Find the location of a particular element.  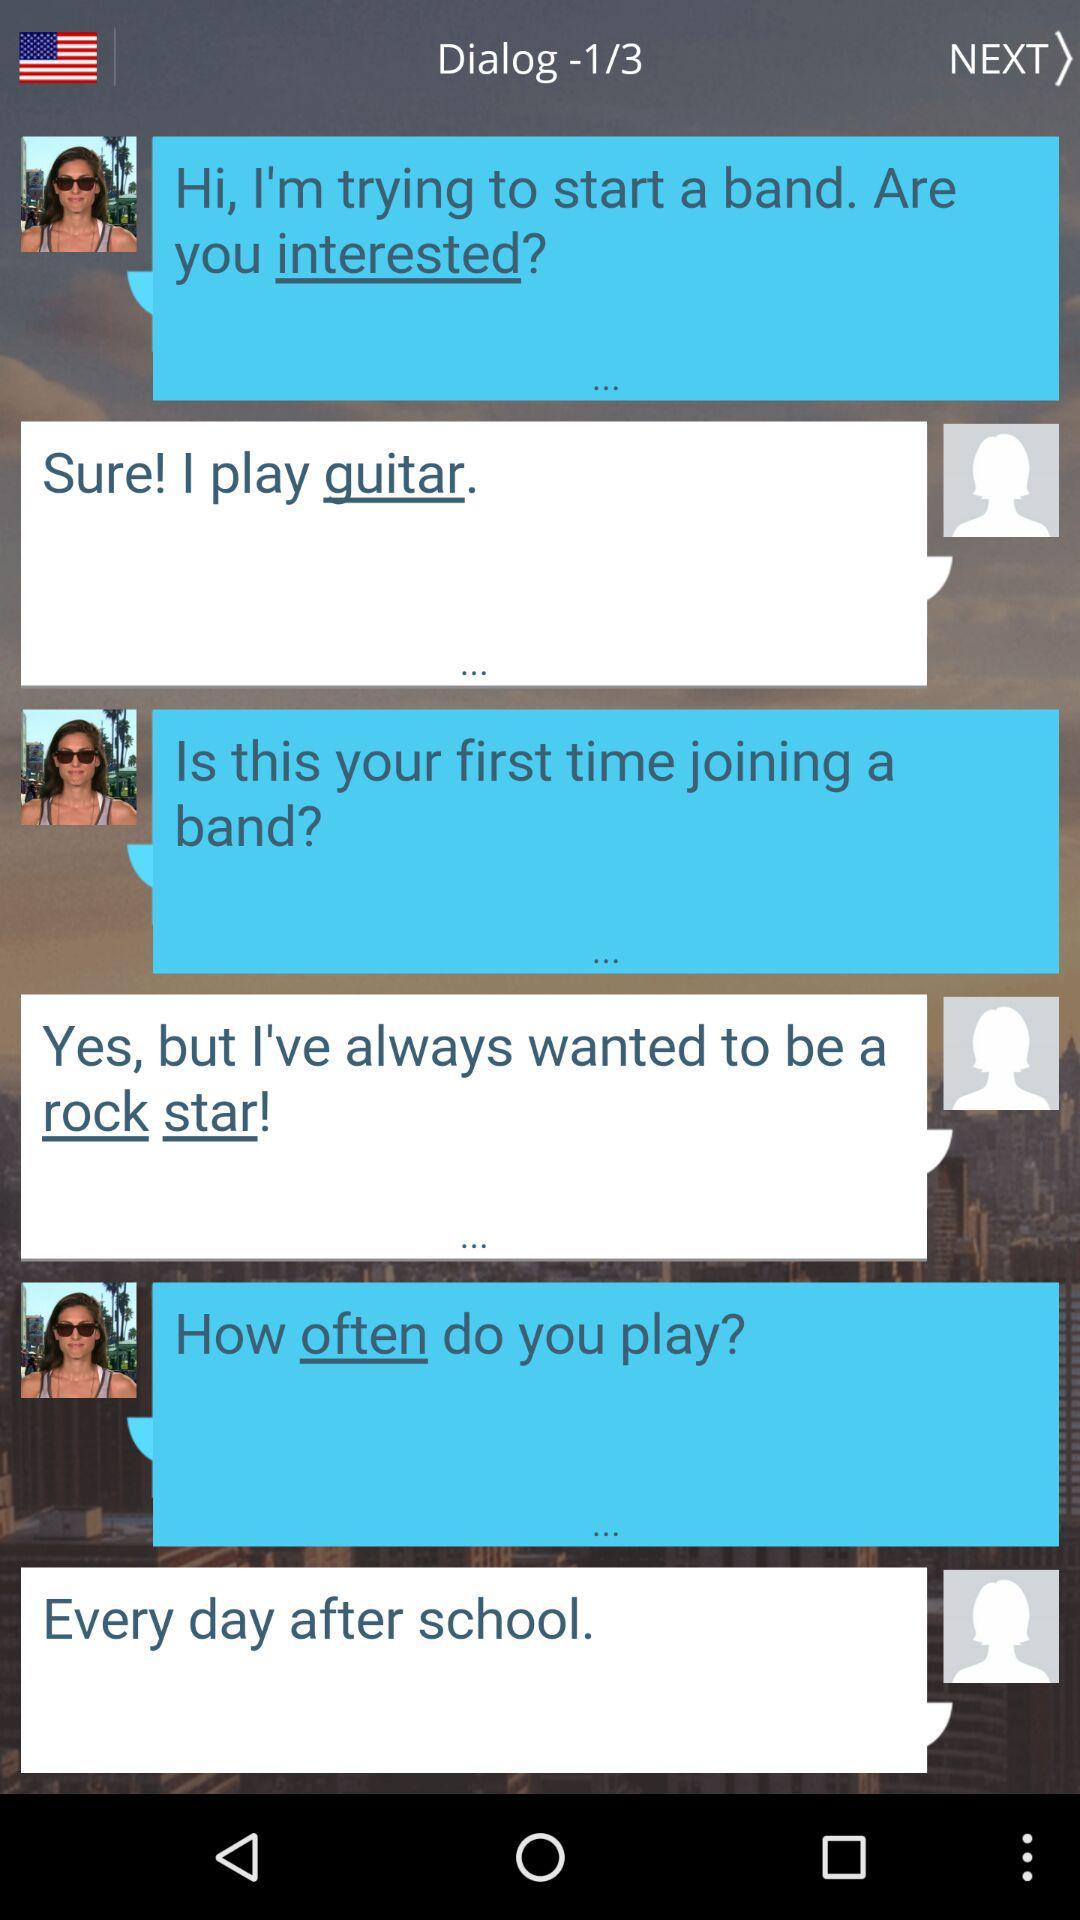

text replying to user is located at coordinates (604, 817).